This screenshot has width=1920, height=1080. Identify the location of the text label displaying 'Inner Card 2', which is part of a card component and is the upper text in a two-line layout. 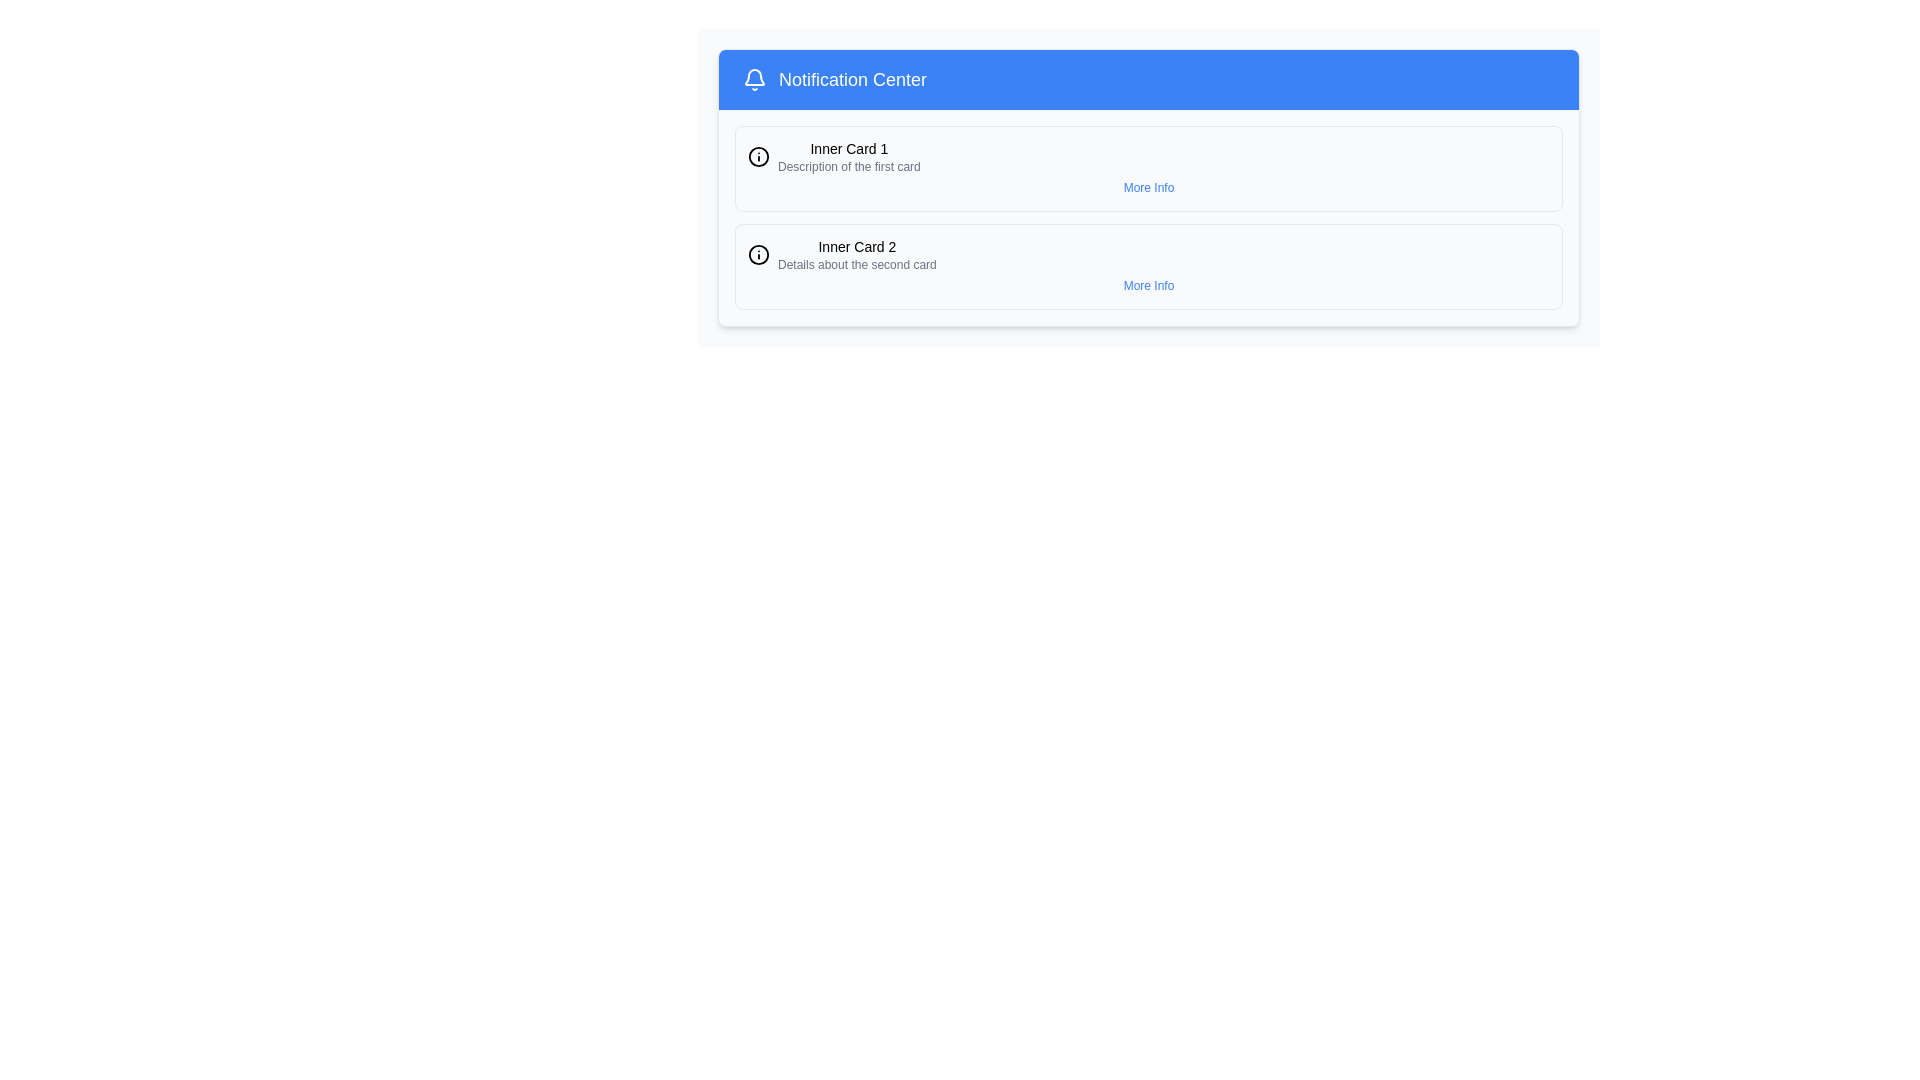
(857, 245).